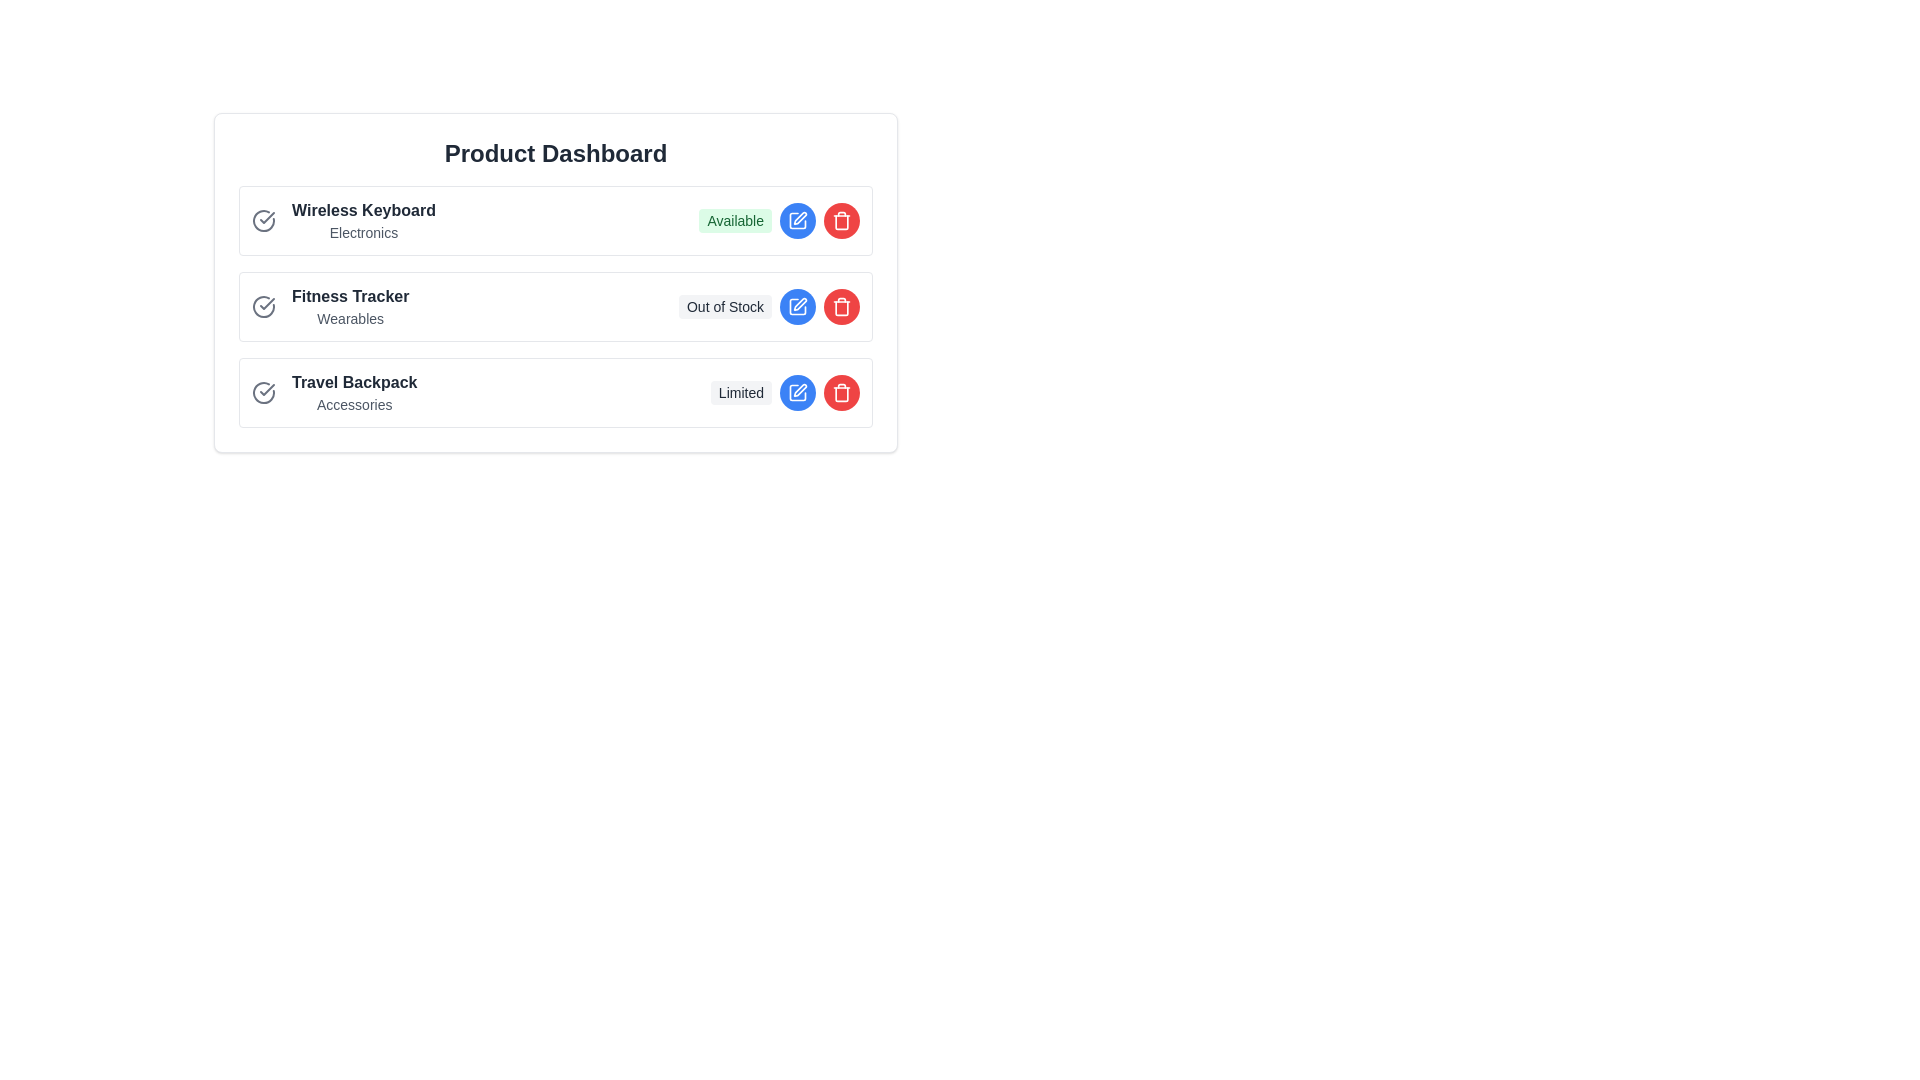 This screenshot has height=1080, width=1920. What do you see at coordinates (841, 307) in the screenshot?
I see `the delete button for the product Fitness Tracker` at bounding box center [841, 307].